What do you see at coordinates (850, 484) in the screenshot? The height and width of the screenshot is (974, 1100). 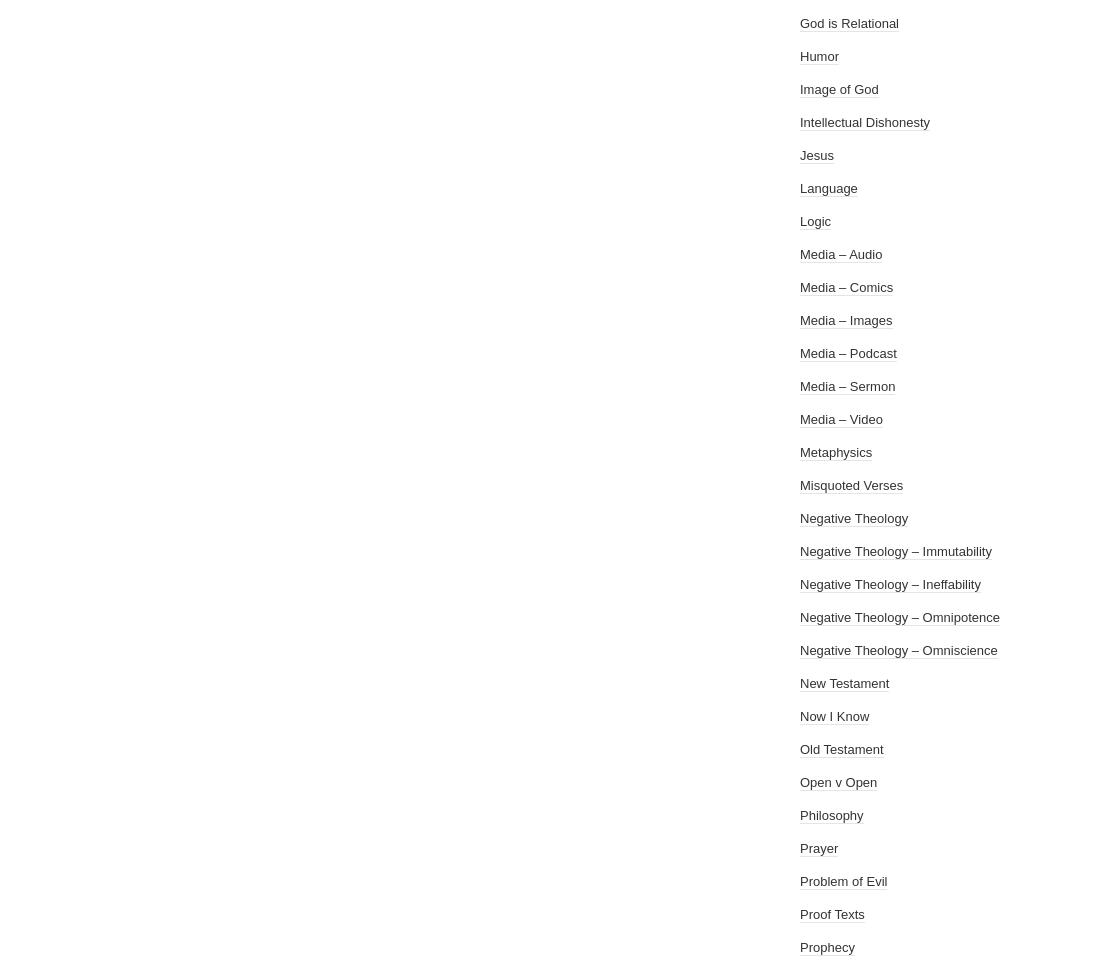 I see `'Misquoted Verses'` at bounding box center [850, 484].